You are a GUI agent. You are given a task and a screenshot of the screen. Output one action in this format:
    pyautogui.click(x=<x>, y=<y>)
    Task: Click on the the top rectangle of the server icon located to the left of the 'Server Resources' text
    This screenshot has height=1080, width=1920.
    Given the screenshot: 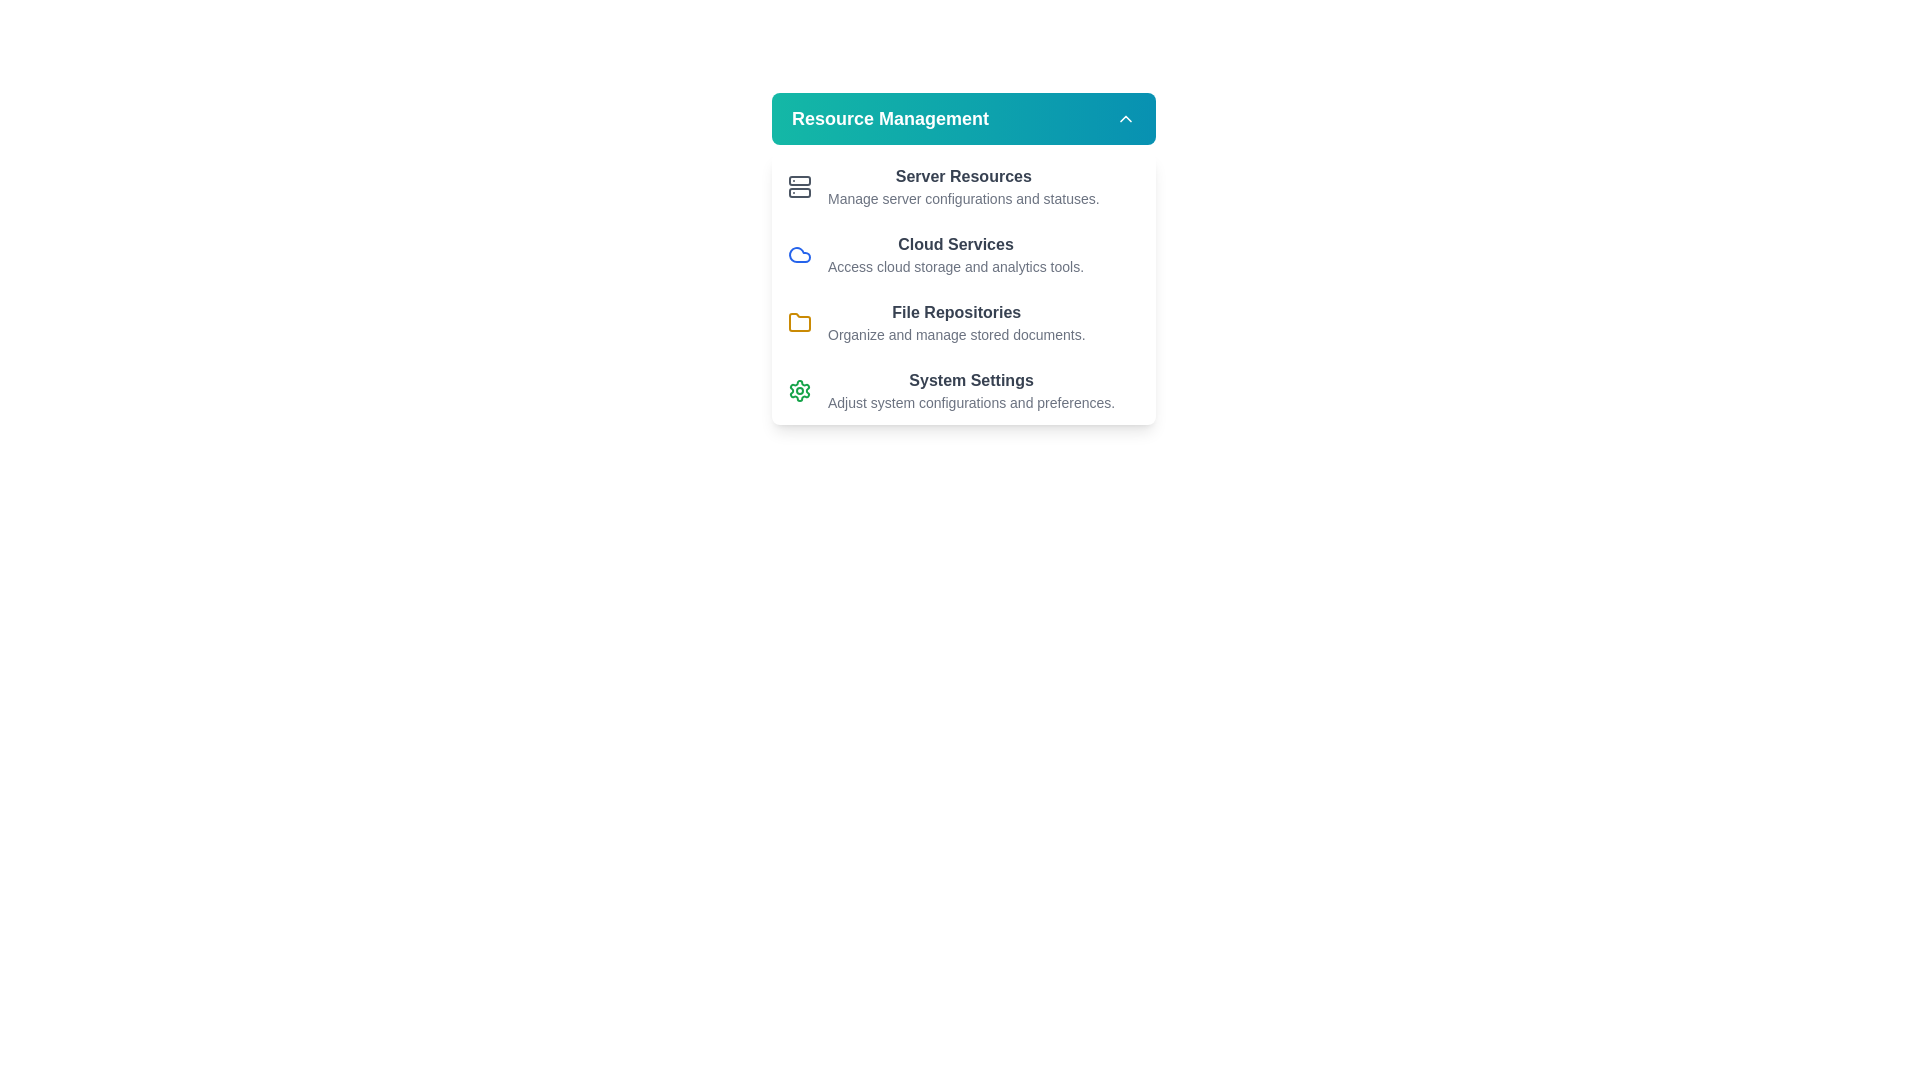 What is the action you would take?
    pyautogui.click(x=800, y=181)
    